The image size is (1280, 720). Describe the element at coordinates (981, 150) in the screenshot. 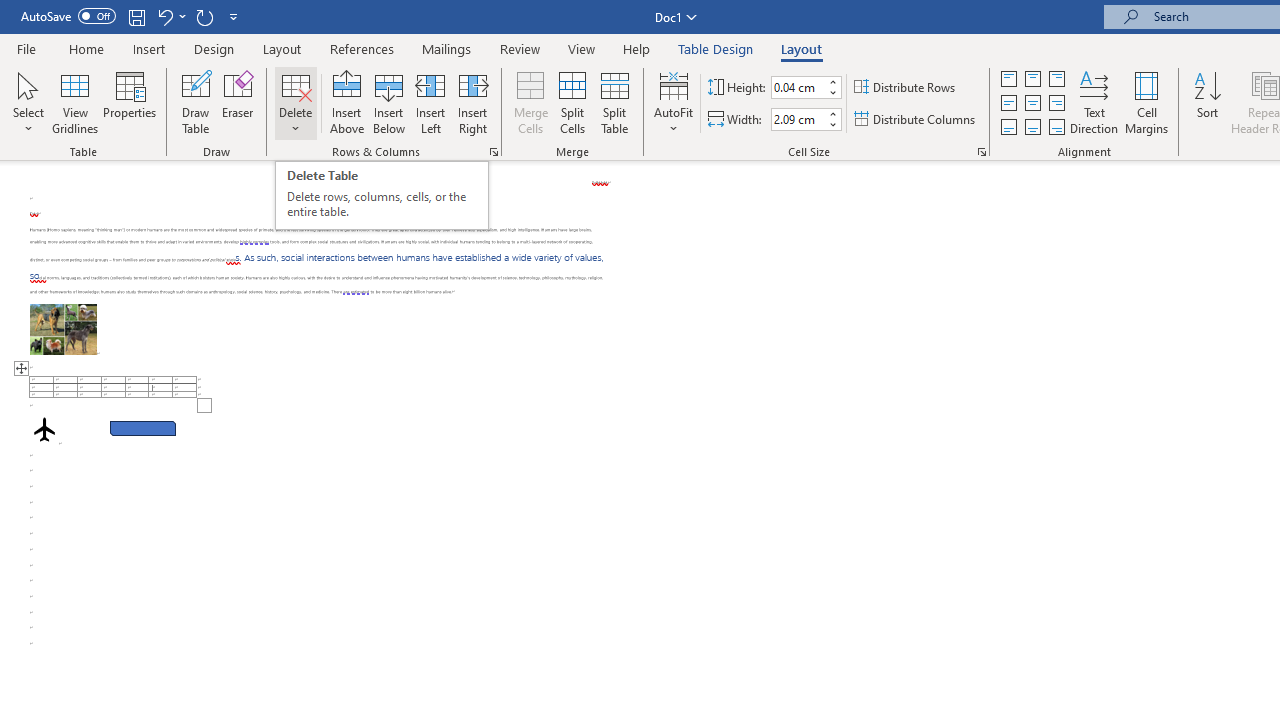

I see `'Properties...'` at that location.